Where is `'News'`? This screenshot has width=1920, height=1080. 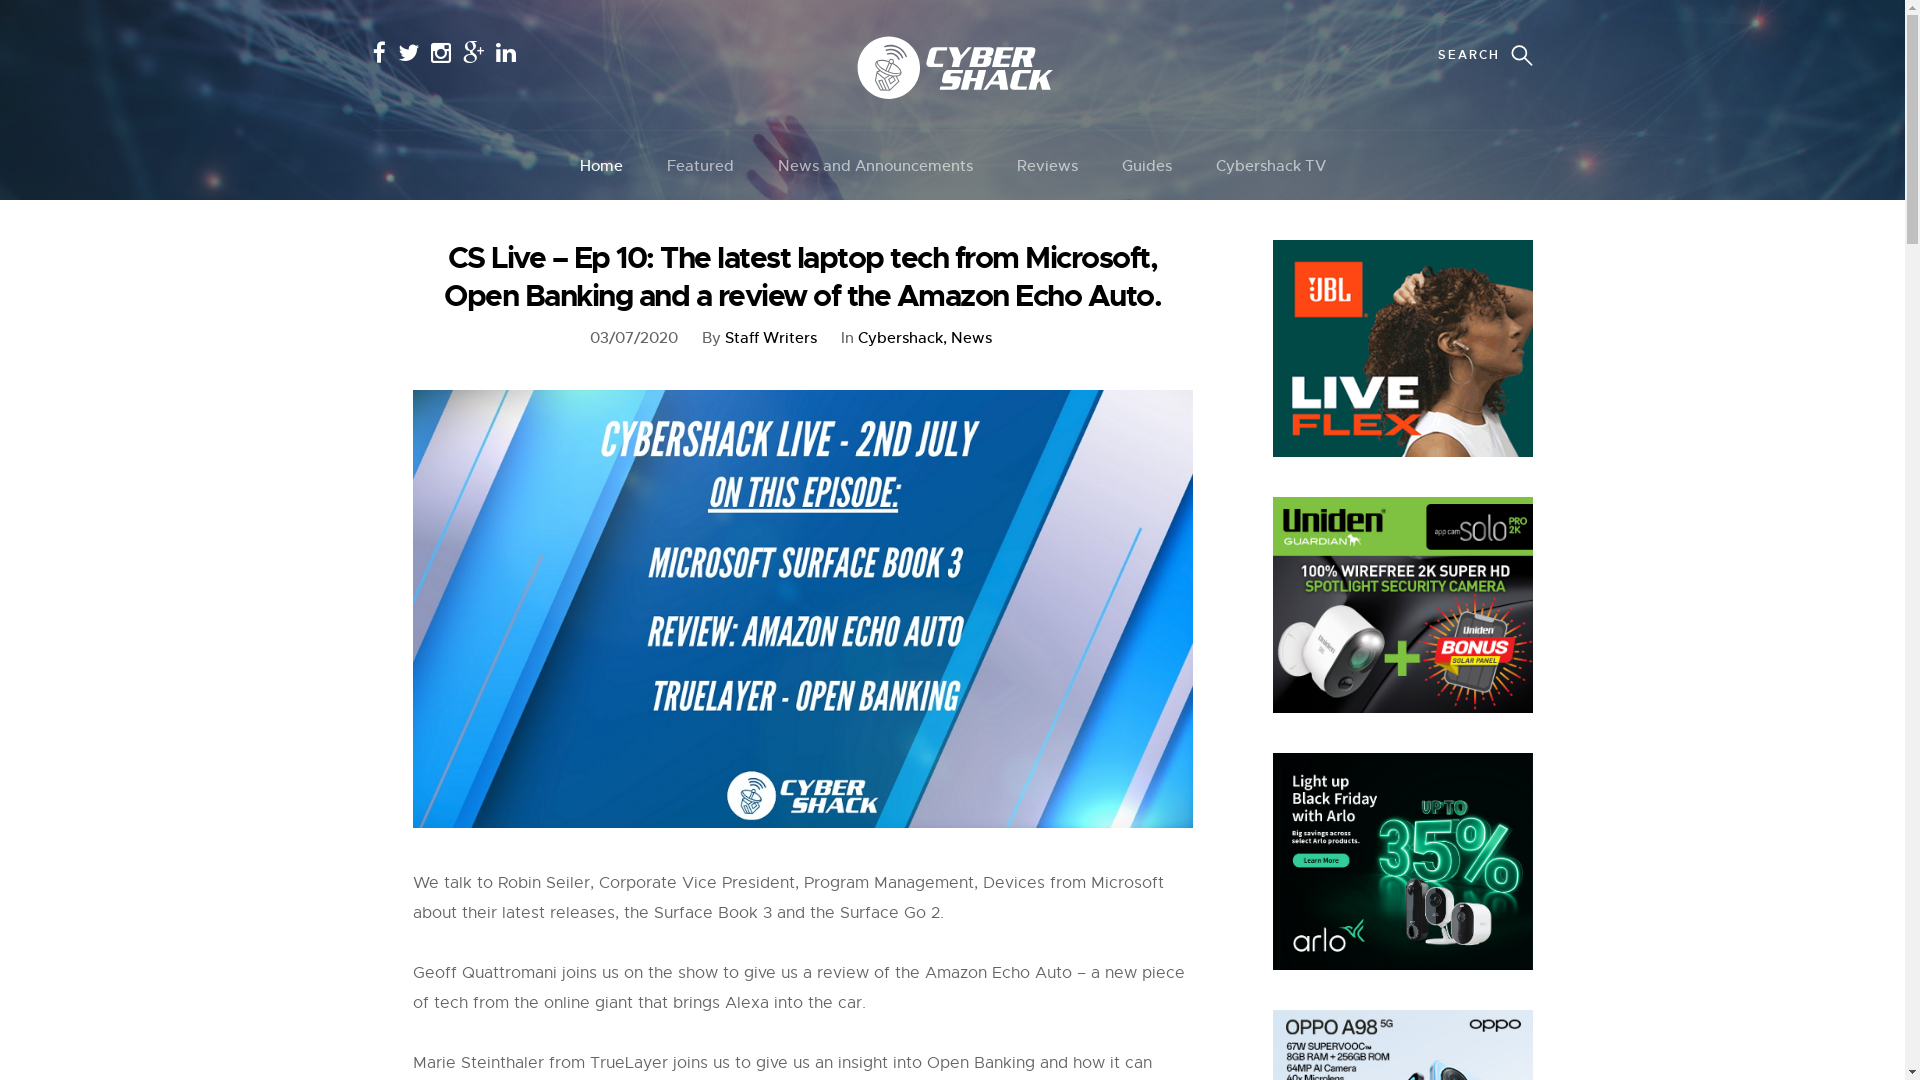
'News' is located at coordinates (970, 336).